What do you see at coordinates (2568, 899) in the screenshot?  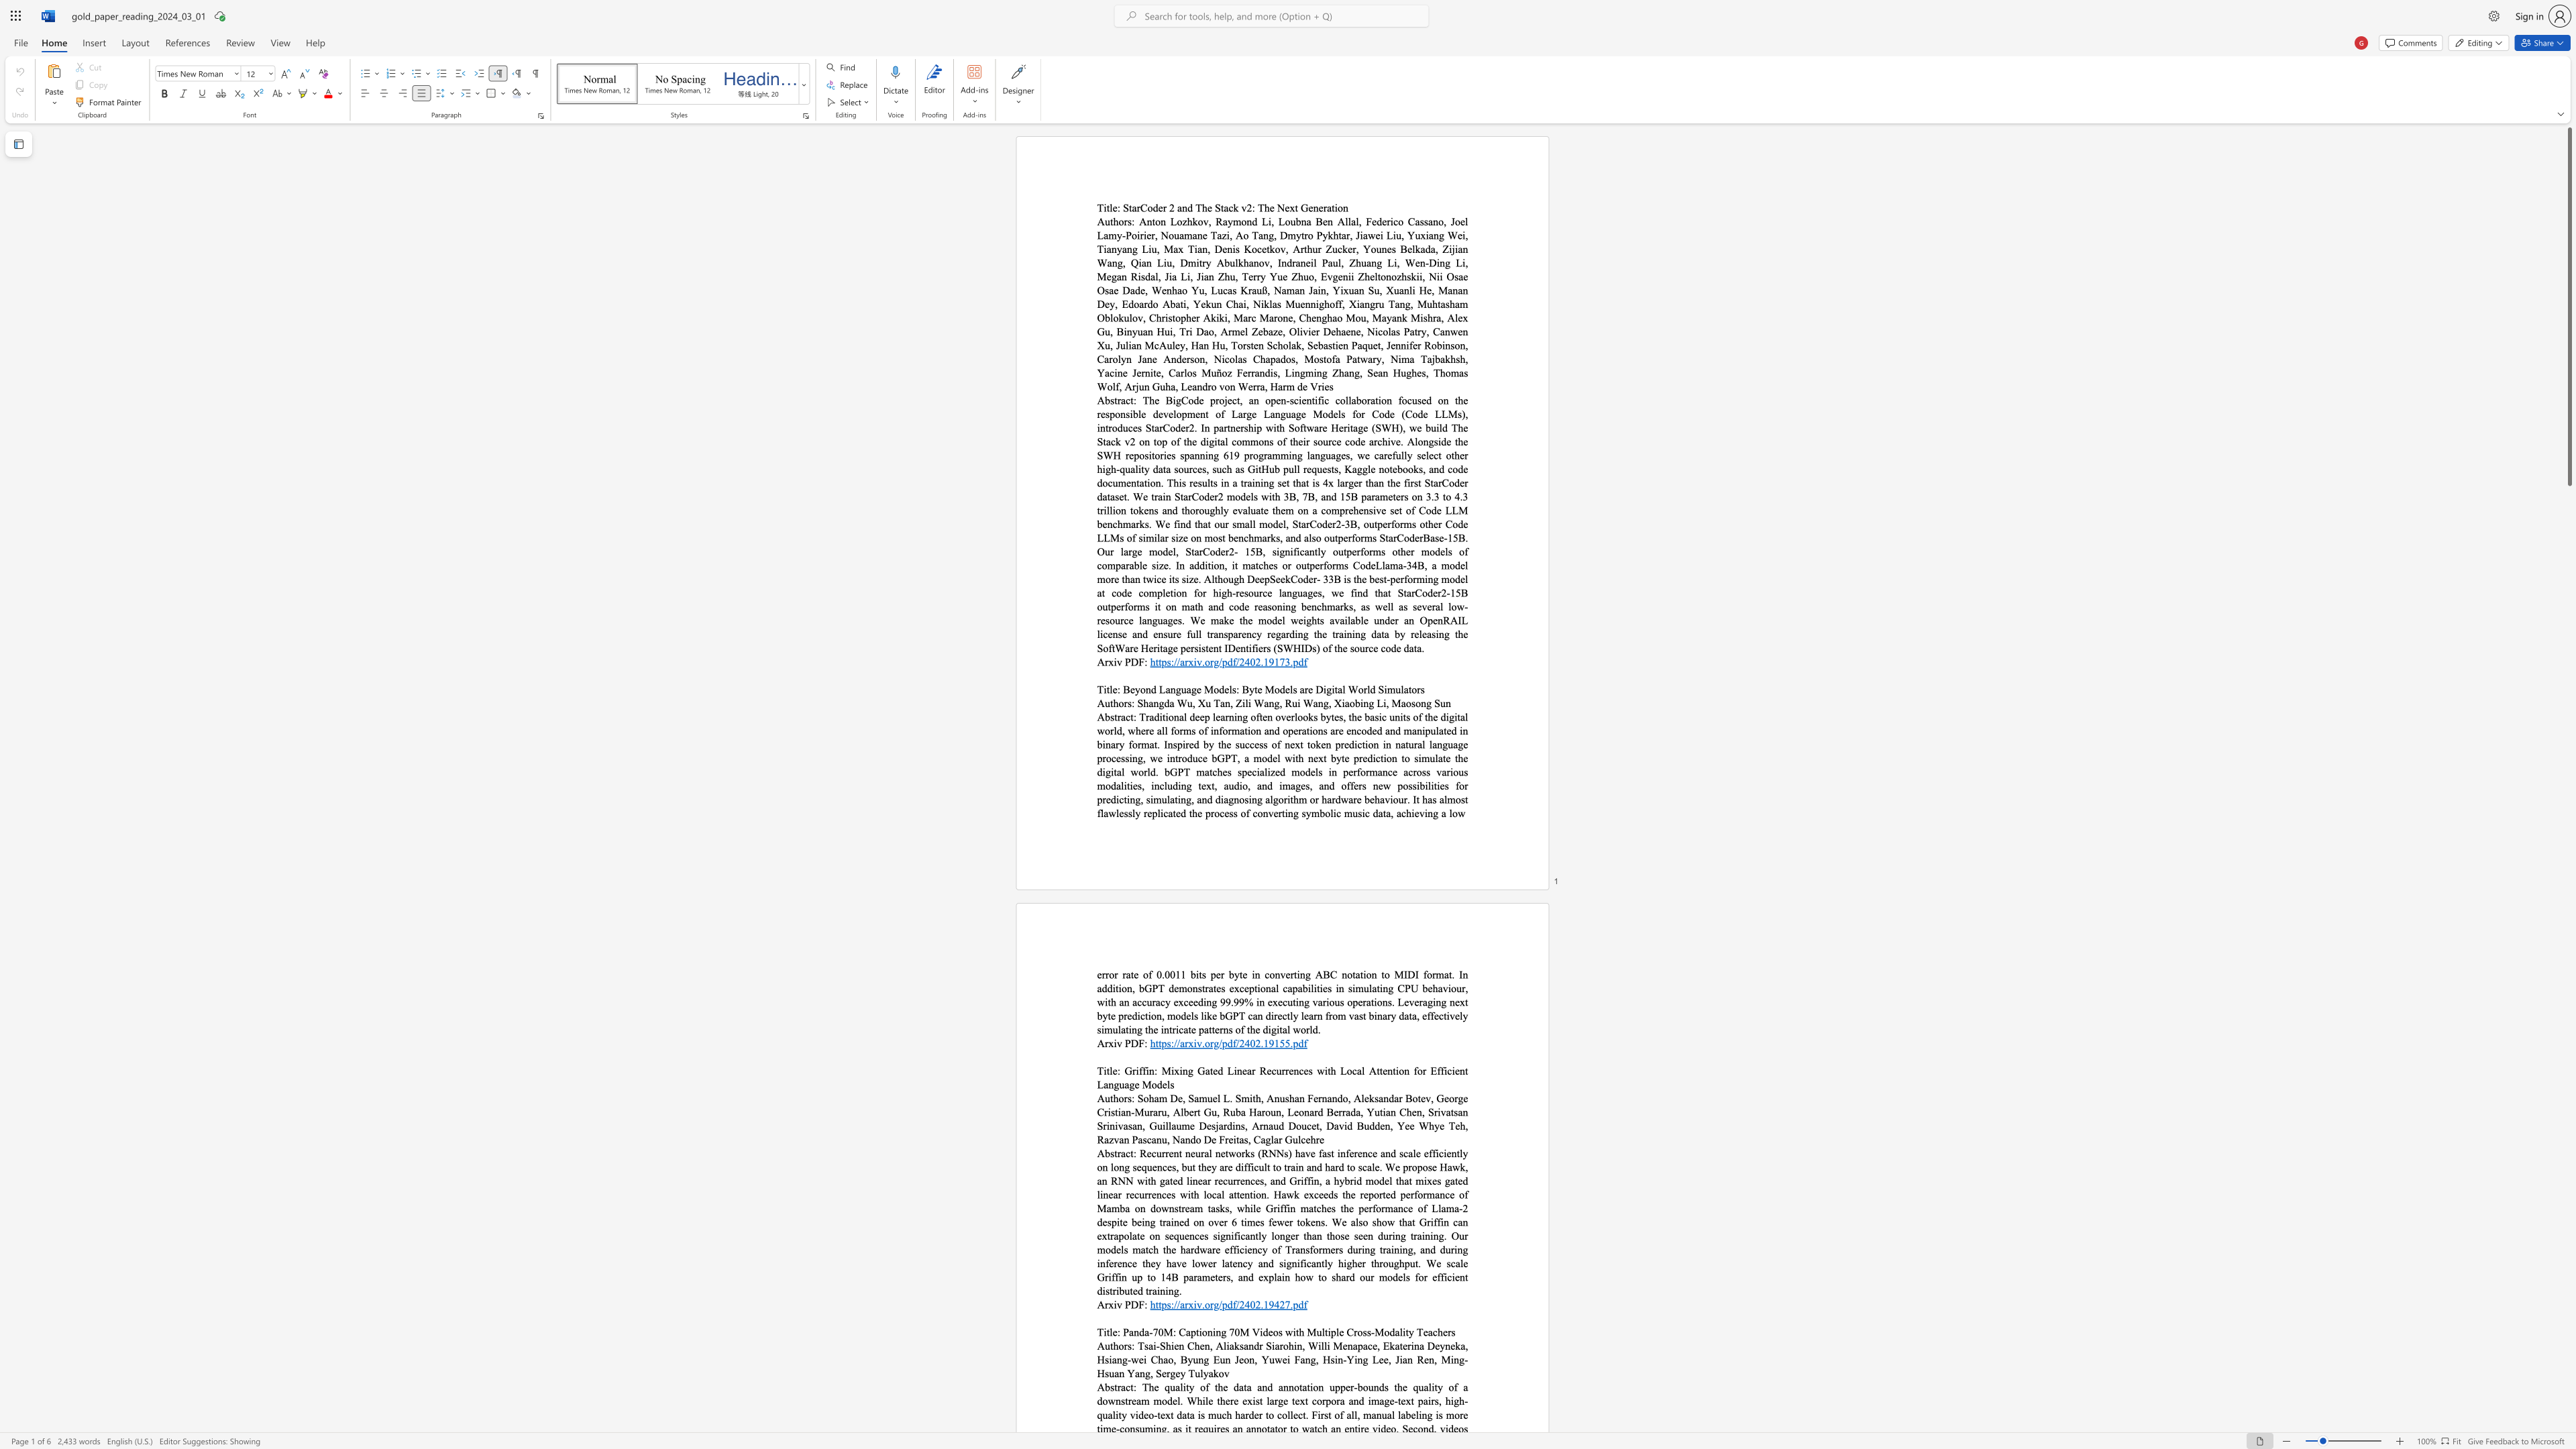 I see `the scrollbar on the right to move the page downward` at bounding box center [2568, 899].